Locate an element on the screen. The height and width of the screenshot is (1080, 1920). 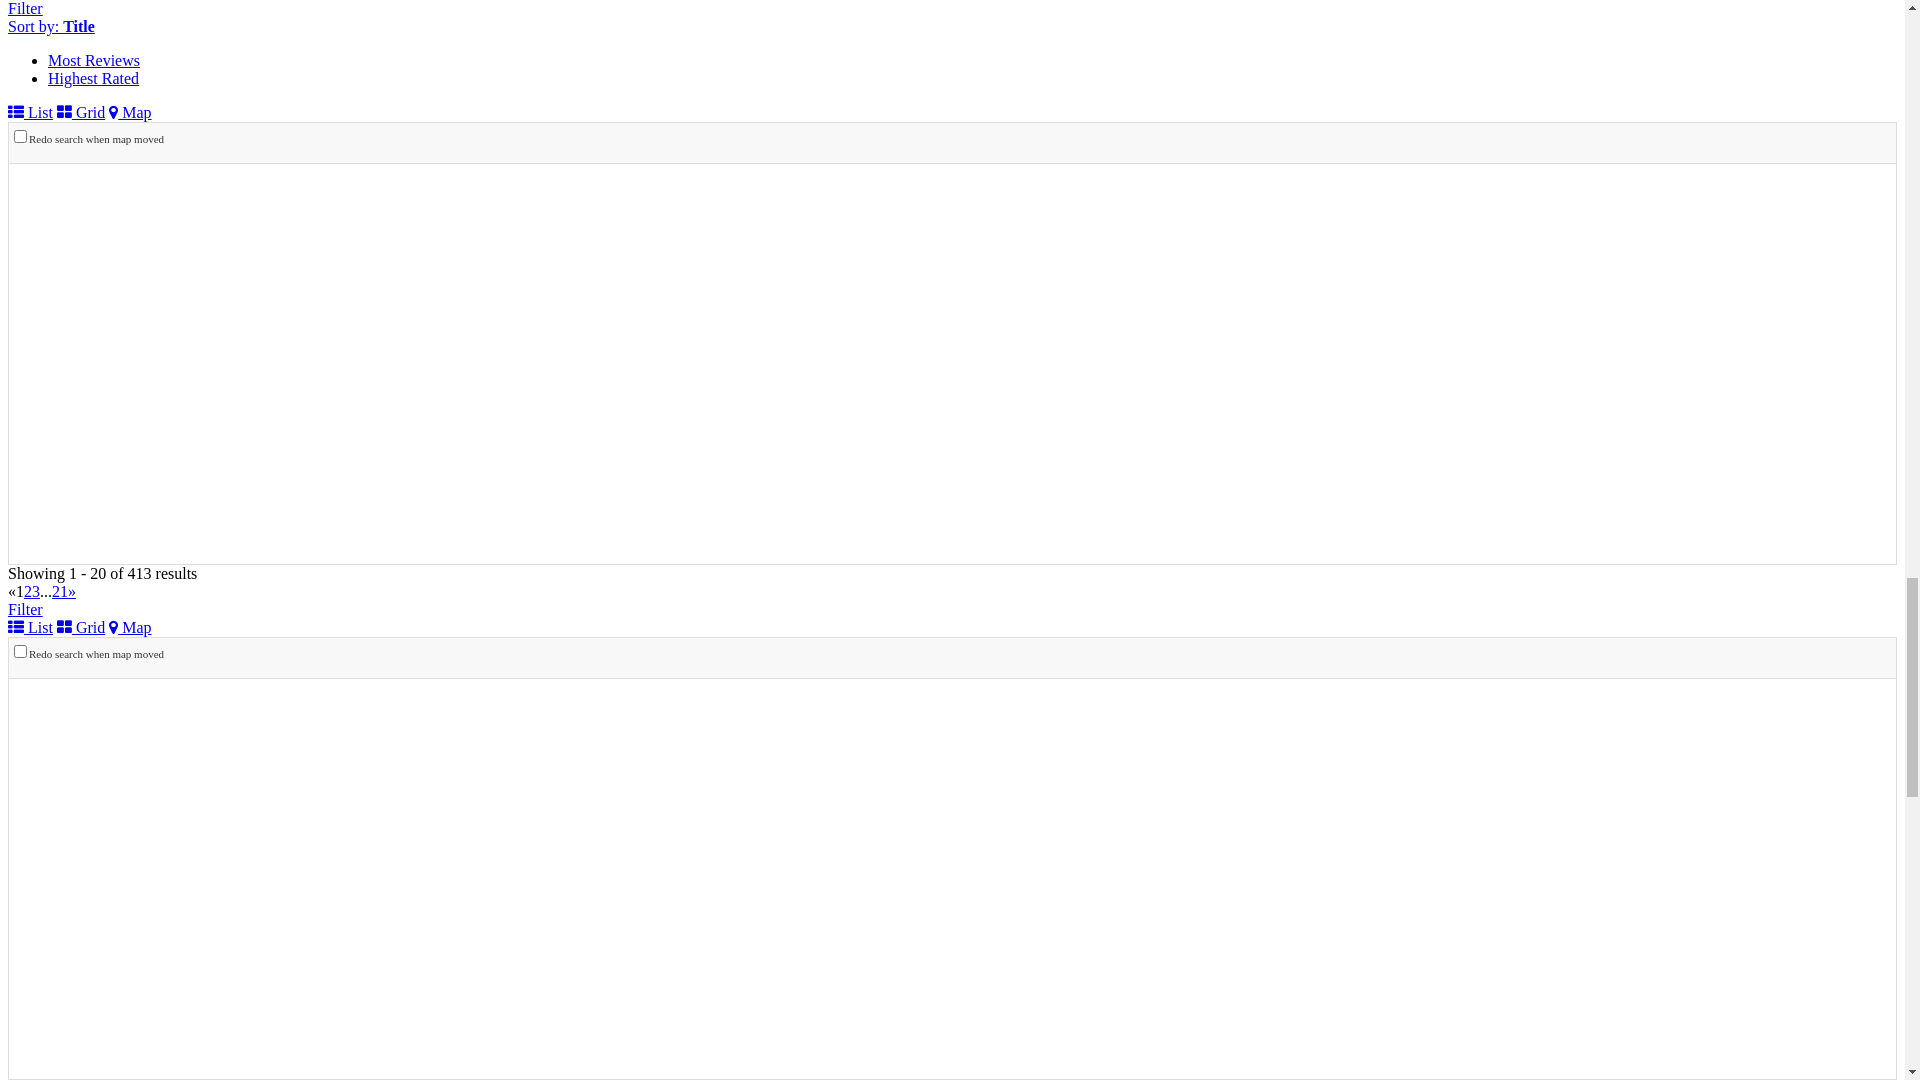
'Skip to content' is located at coordinates (8, 16).